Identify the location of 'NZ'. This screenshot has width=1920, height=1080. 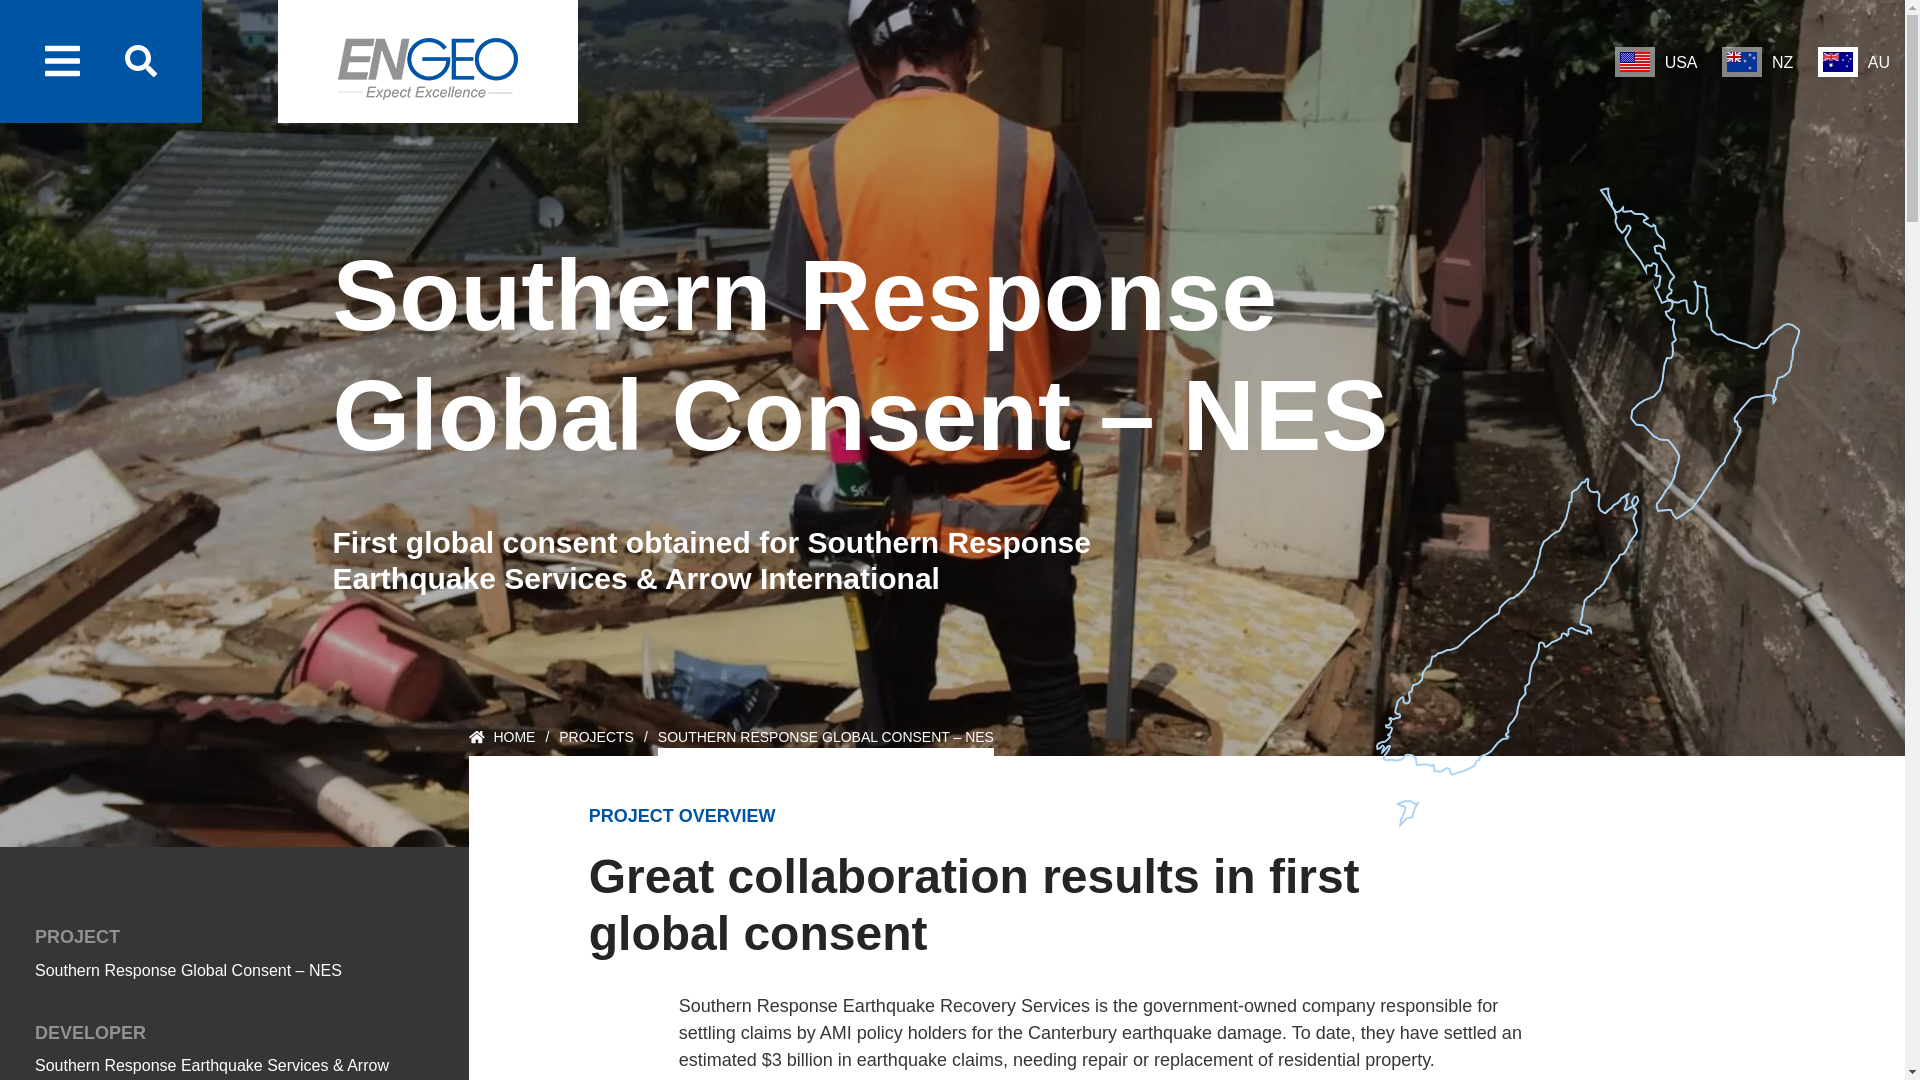
(1721, 60).